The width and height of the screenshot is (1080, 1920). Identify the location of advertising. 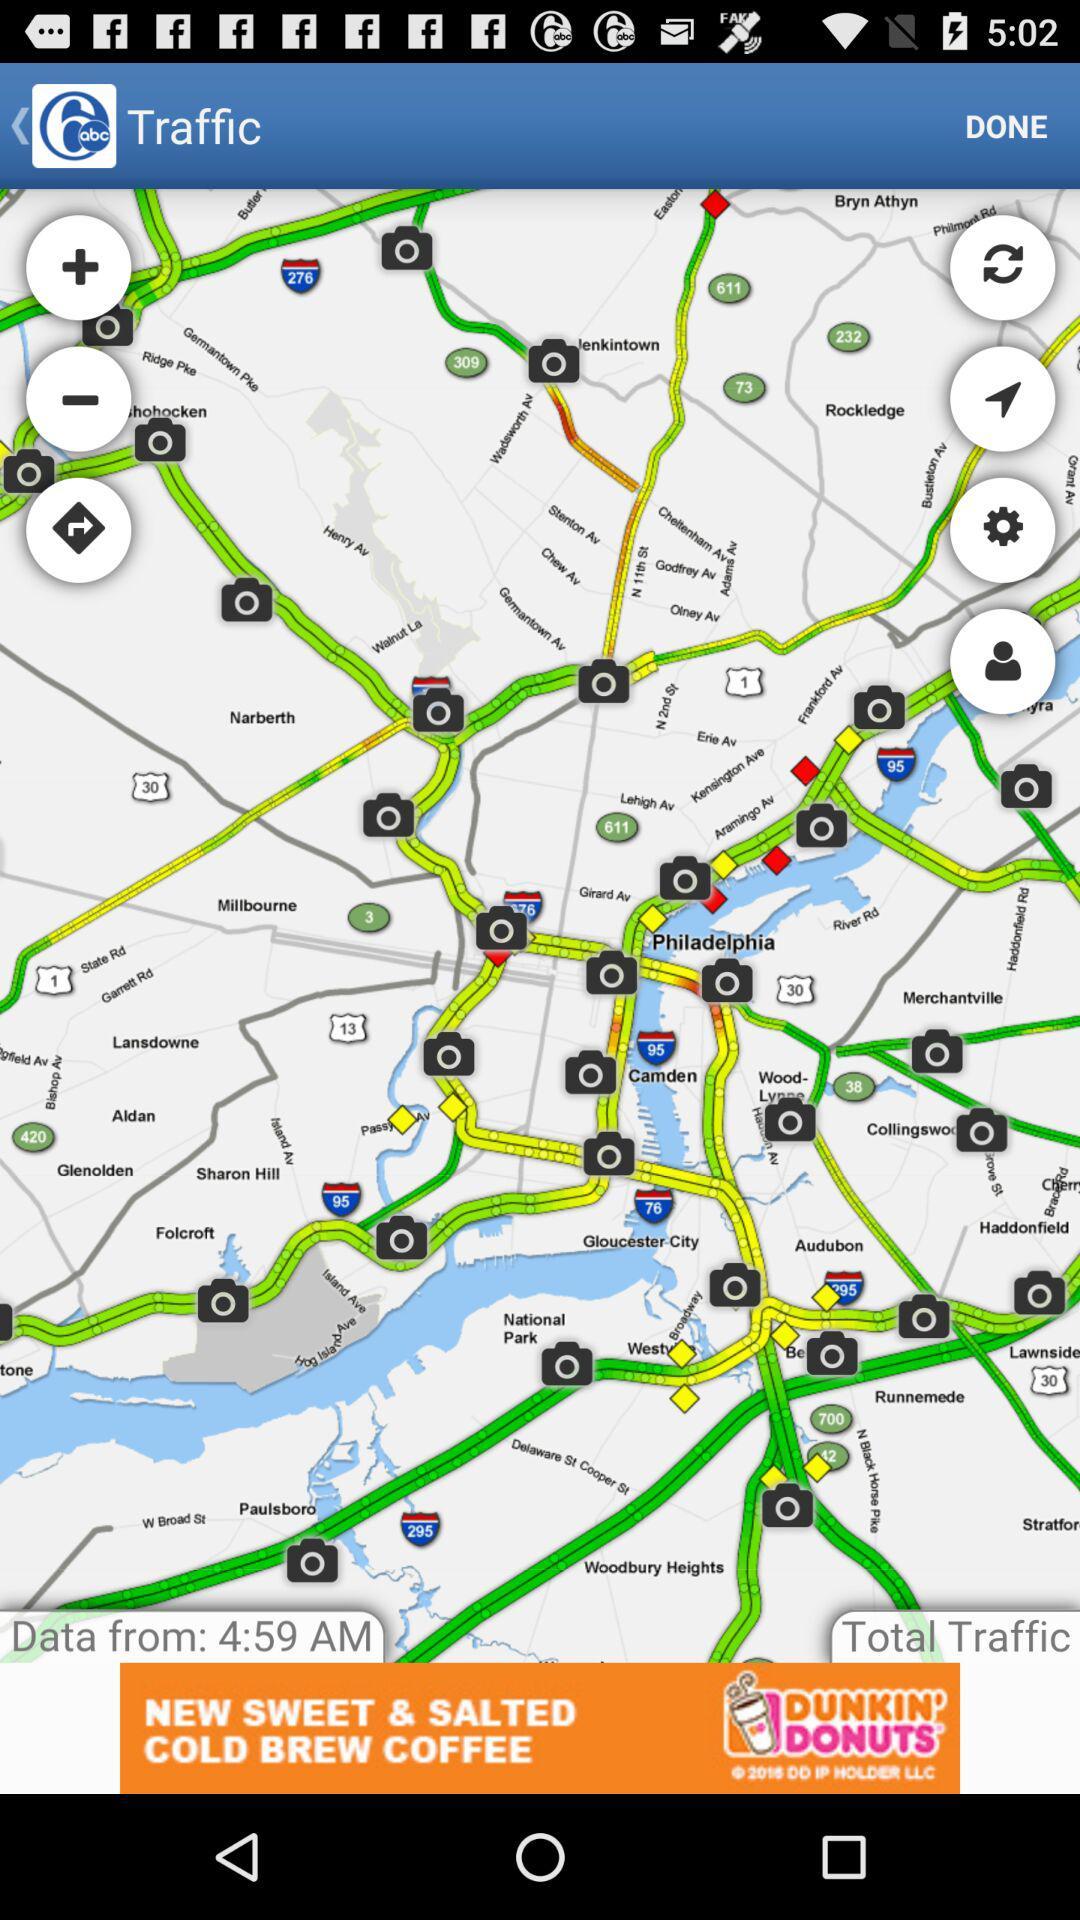
(540, 1727).